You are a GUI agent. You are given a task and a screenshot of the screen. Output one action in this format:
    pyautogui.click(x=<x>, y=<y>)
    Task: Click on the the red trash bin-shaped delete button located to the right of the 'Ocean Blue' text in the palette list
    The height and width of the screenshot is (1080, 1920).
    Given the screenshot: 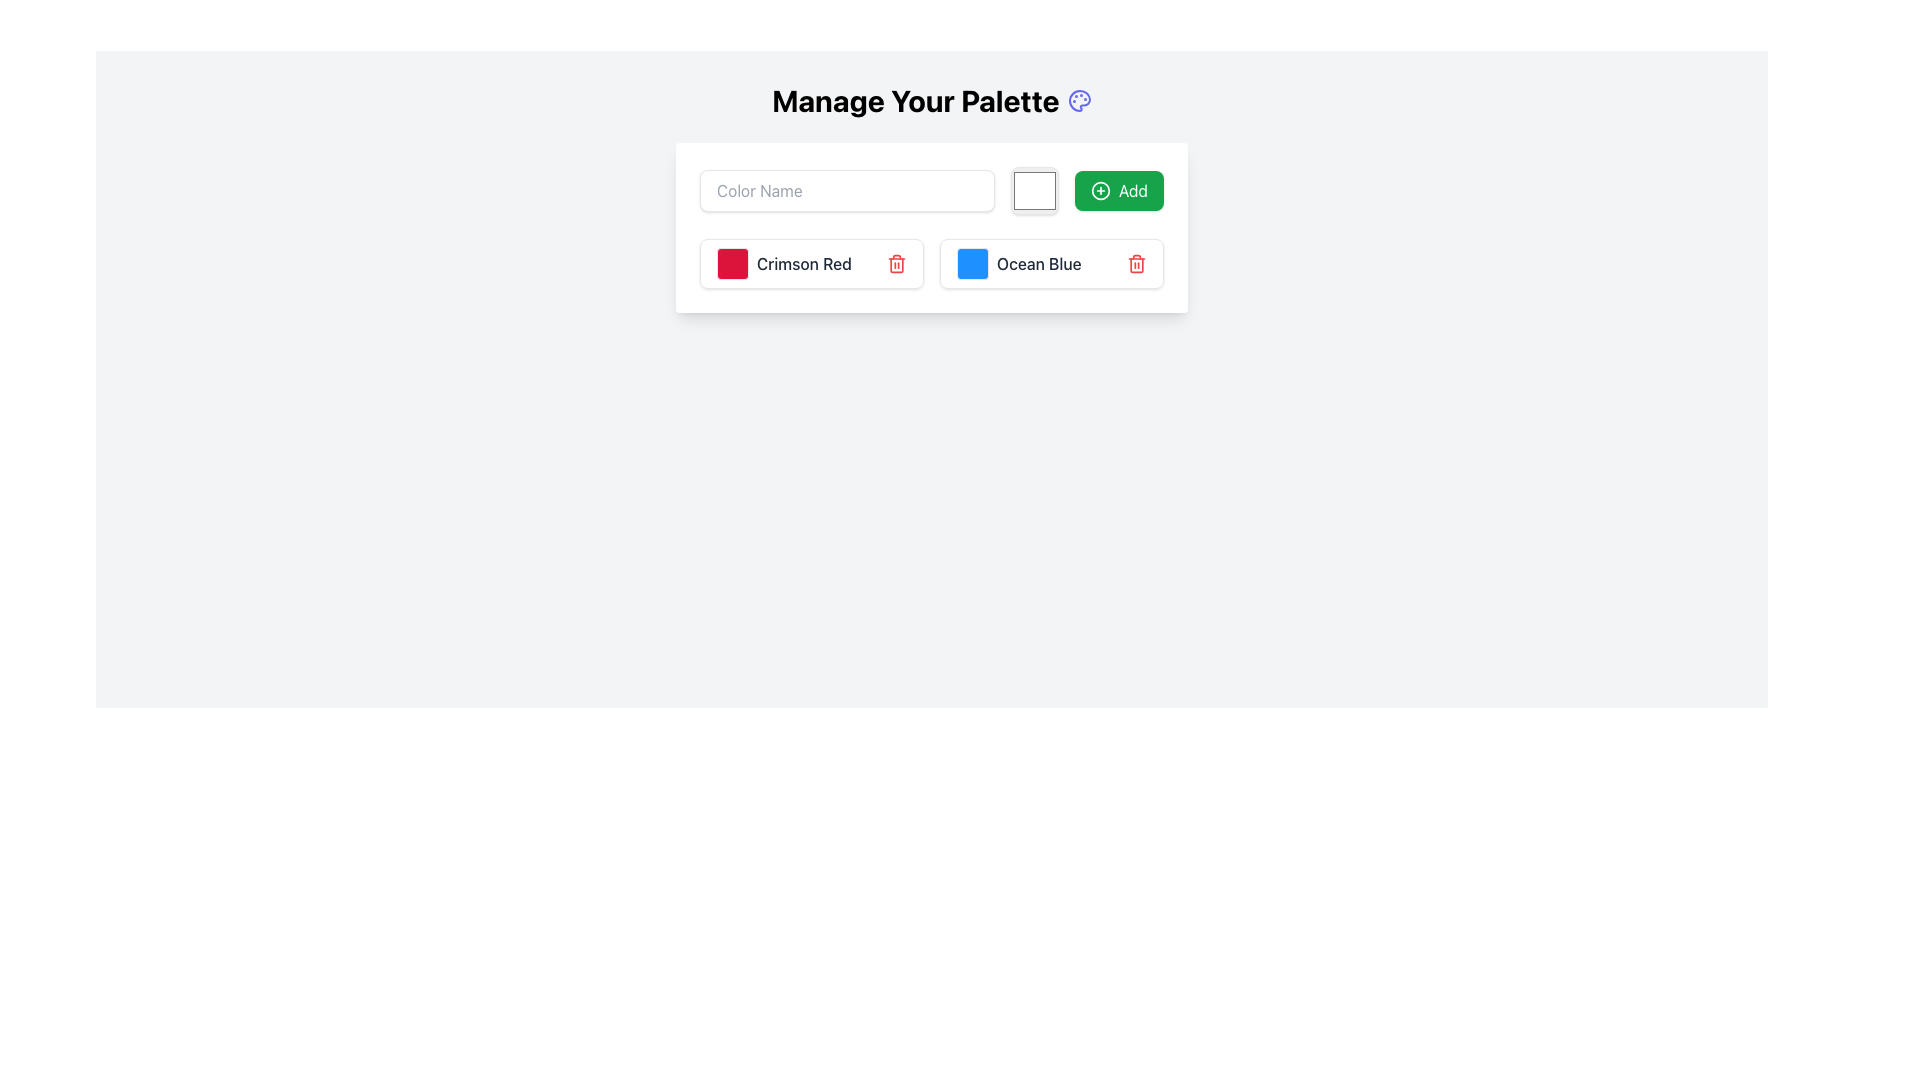 What is the action you would take?
    pyautogui.click(x=1137, y=262)
    